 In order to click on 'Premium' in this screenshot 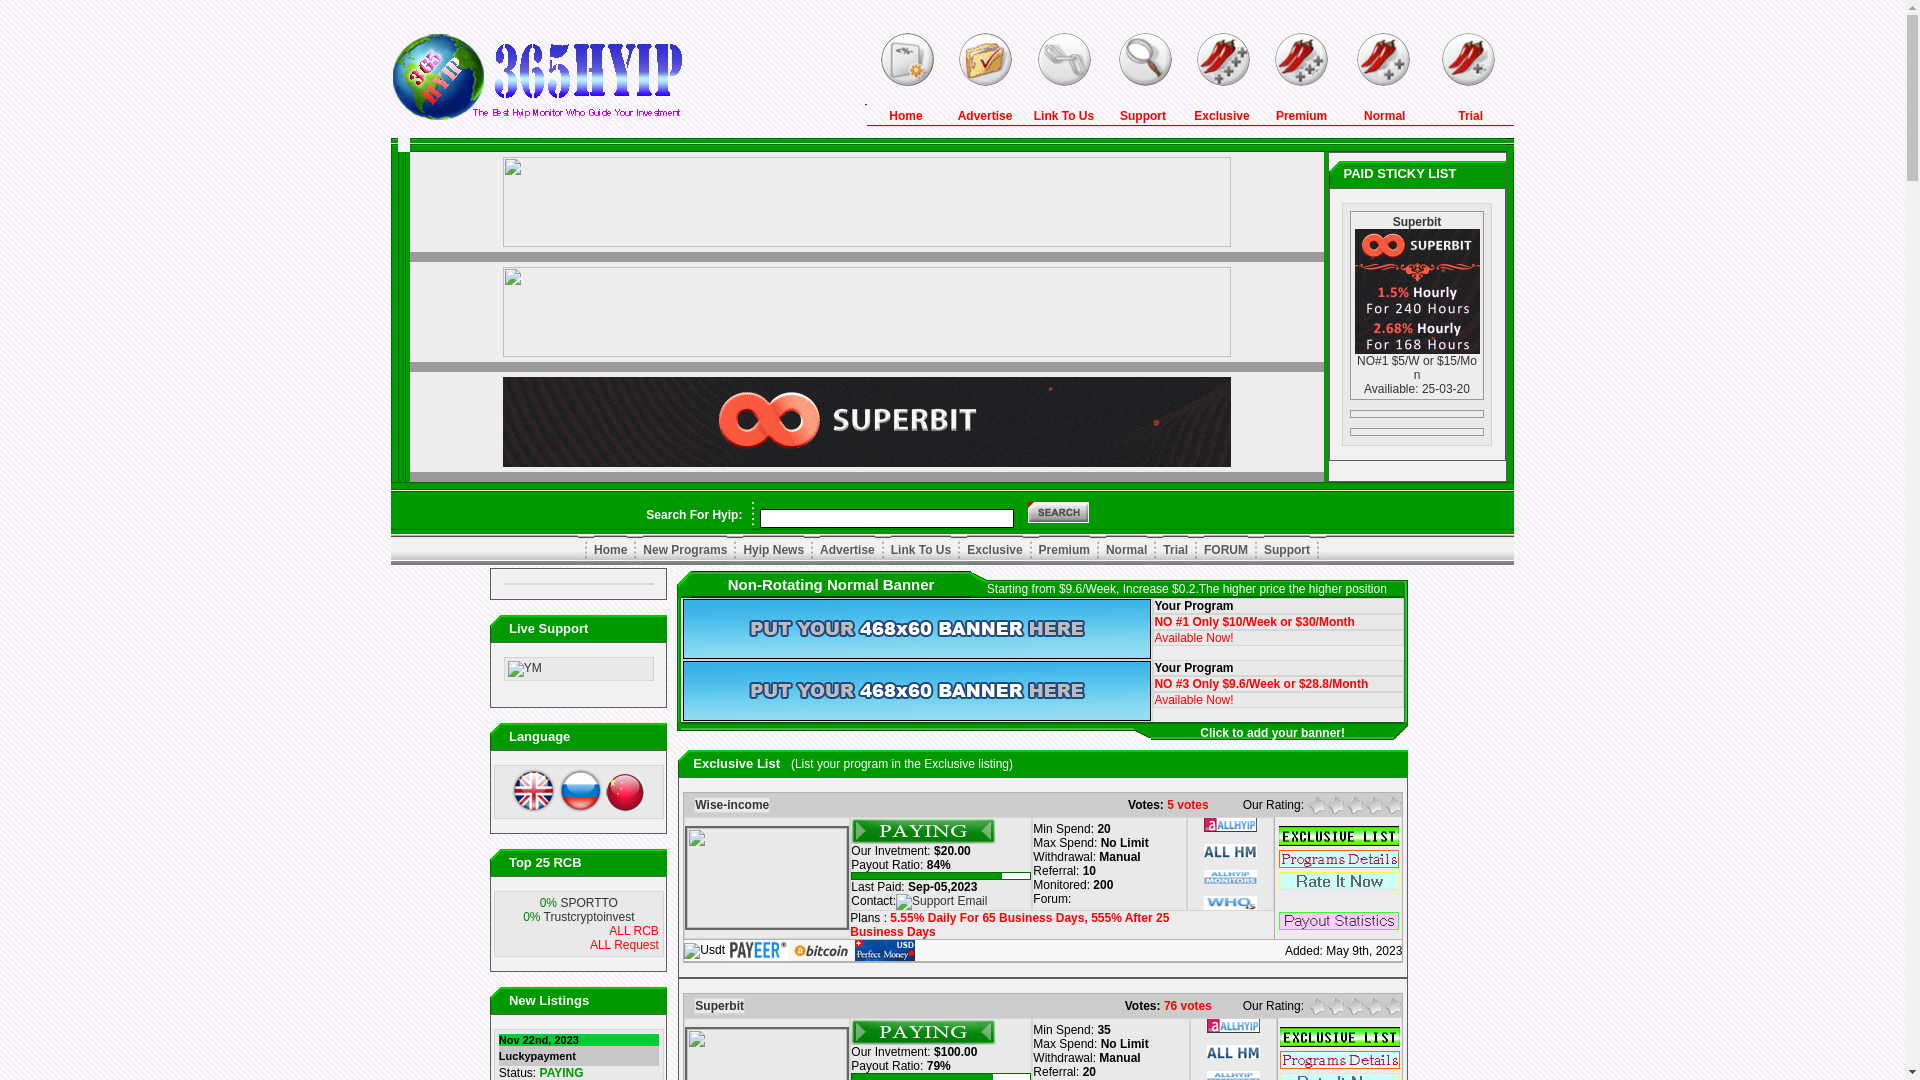, I will do `click(1063, 550)`.